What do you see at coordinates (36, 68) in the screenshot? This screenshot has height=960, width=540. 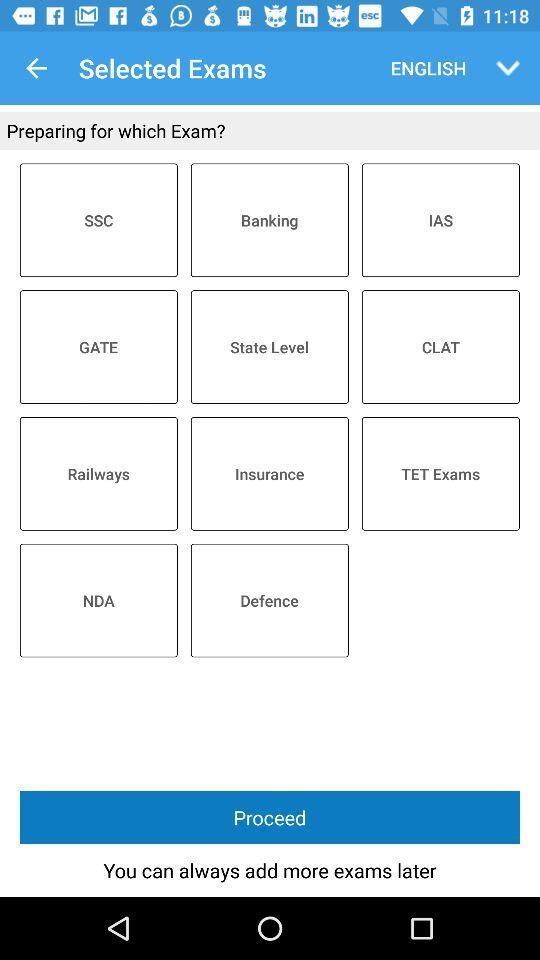 I see `icon above the preparing for which item` at bounding box center [36, 68].